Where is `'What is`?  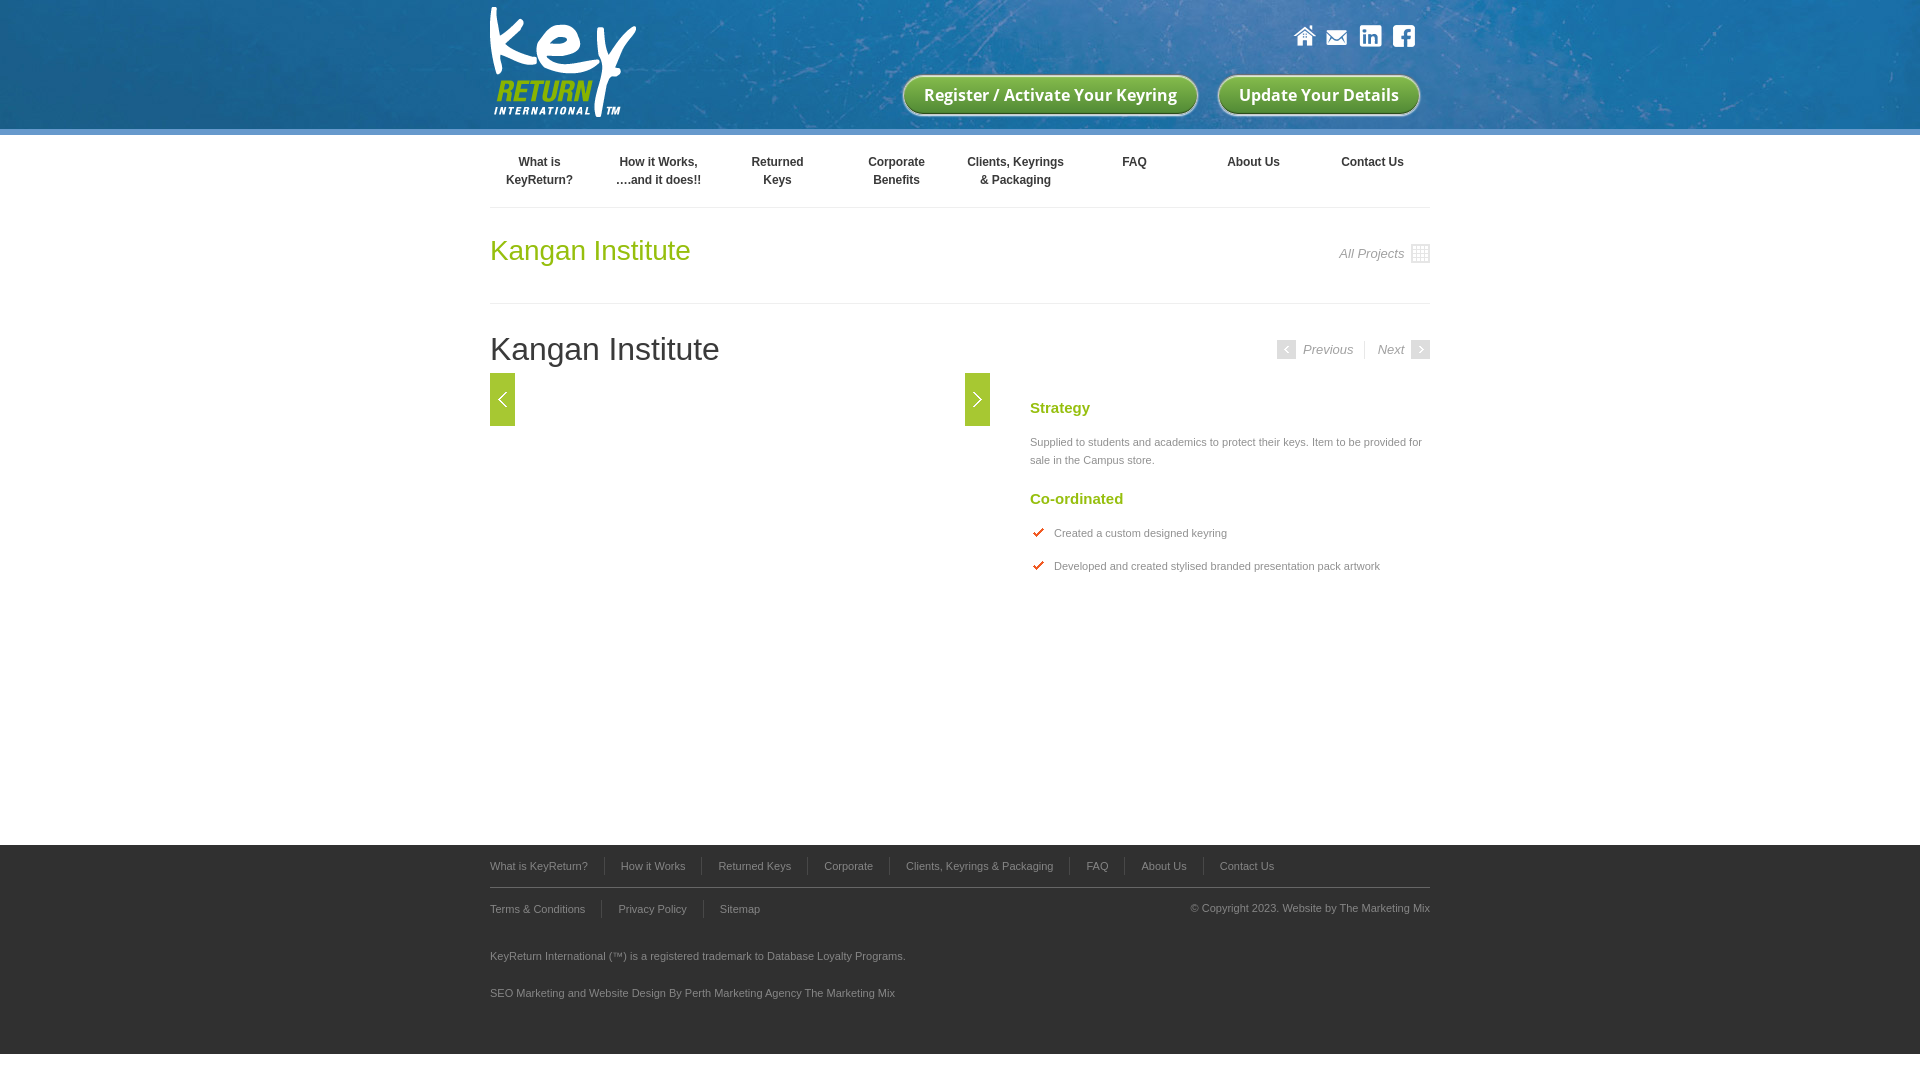 'What is is located at coordinates (539, 167).